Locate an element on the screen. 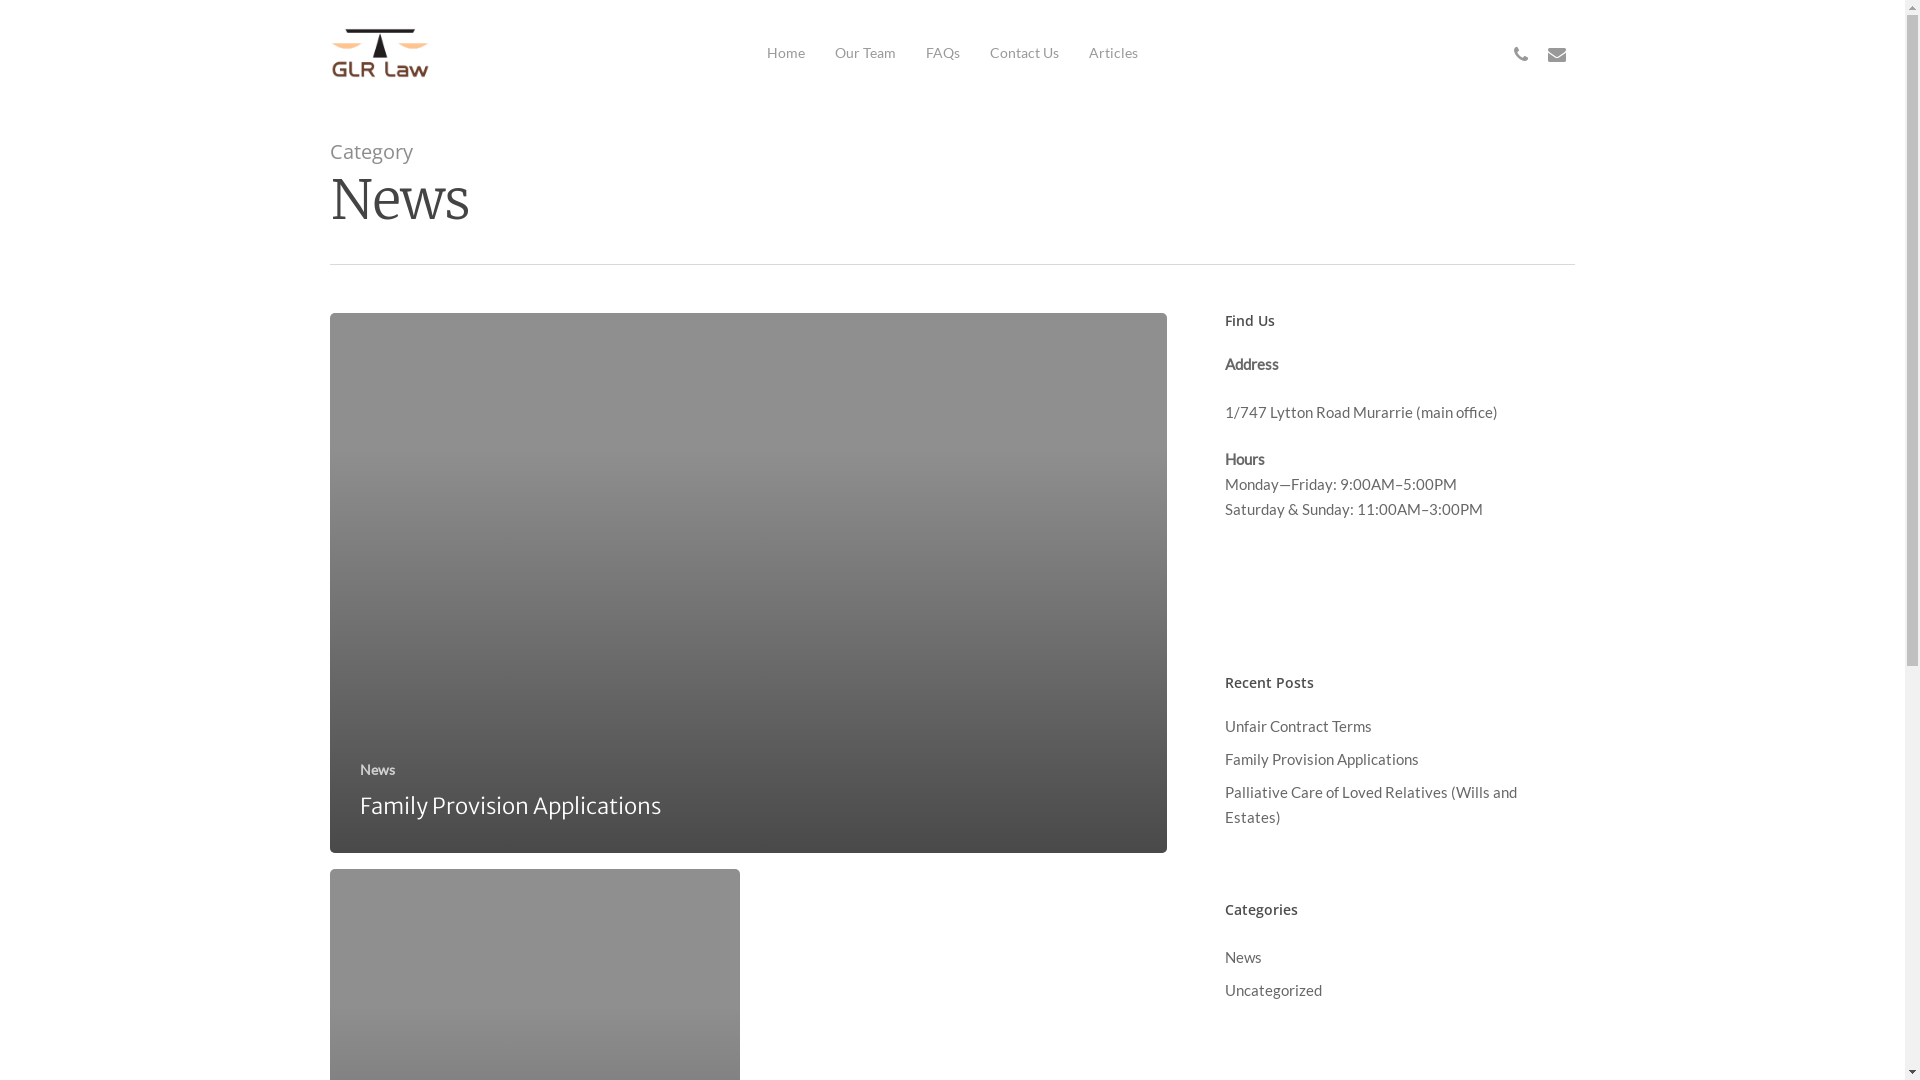 This screenshot has height=1080, width=1920. 'Contact Us' is located at coordinates (989, 52).